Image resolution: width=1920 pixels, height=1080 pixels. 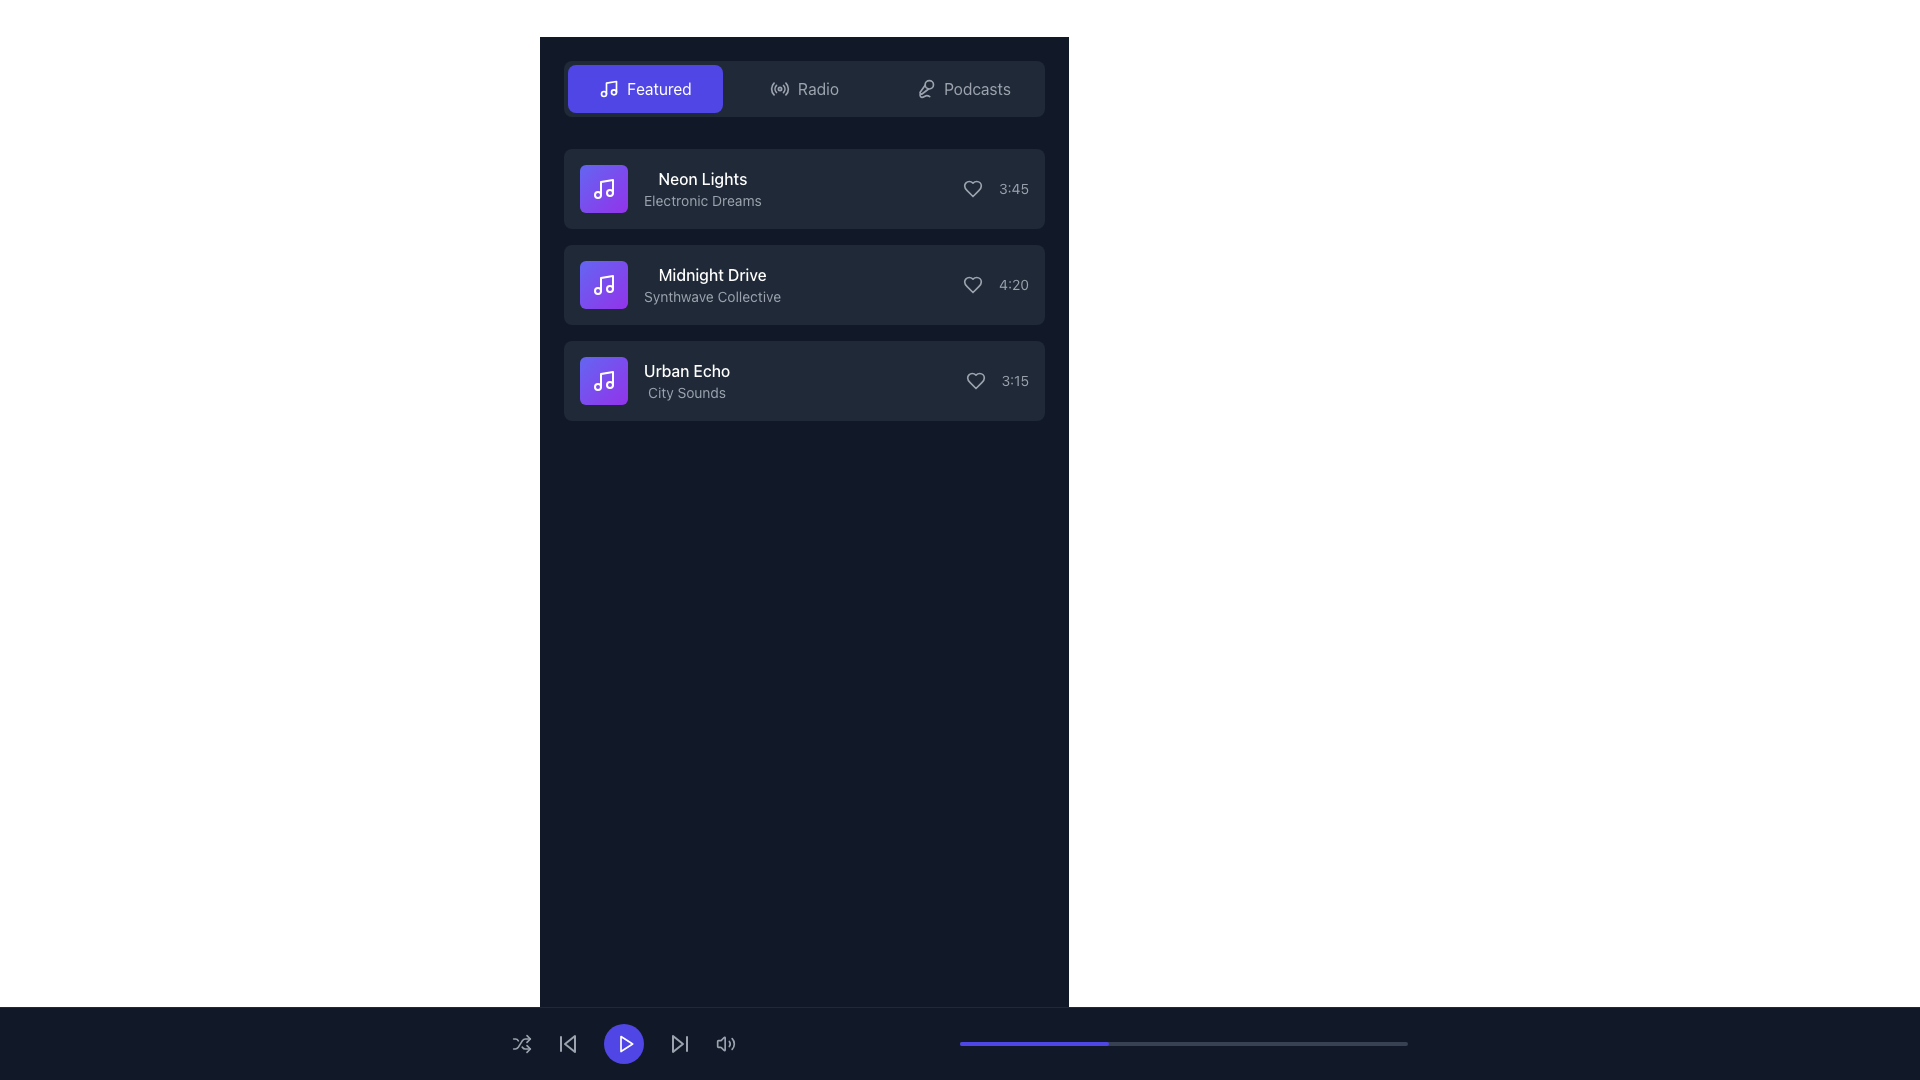 I want to click on the horizontal progress bar at the bottom of the interface, which has a dark background and a purple highlighted section indicating progress, so click(x=960, y=1043).